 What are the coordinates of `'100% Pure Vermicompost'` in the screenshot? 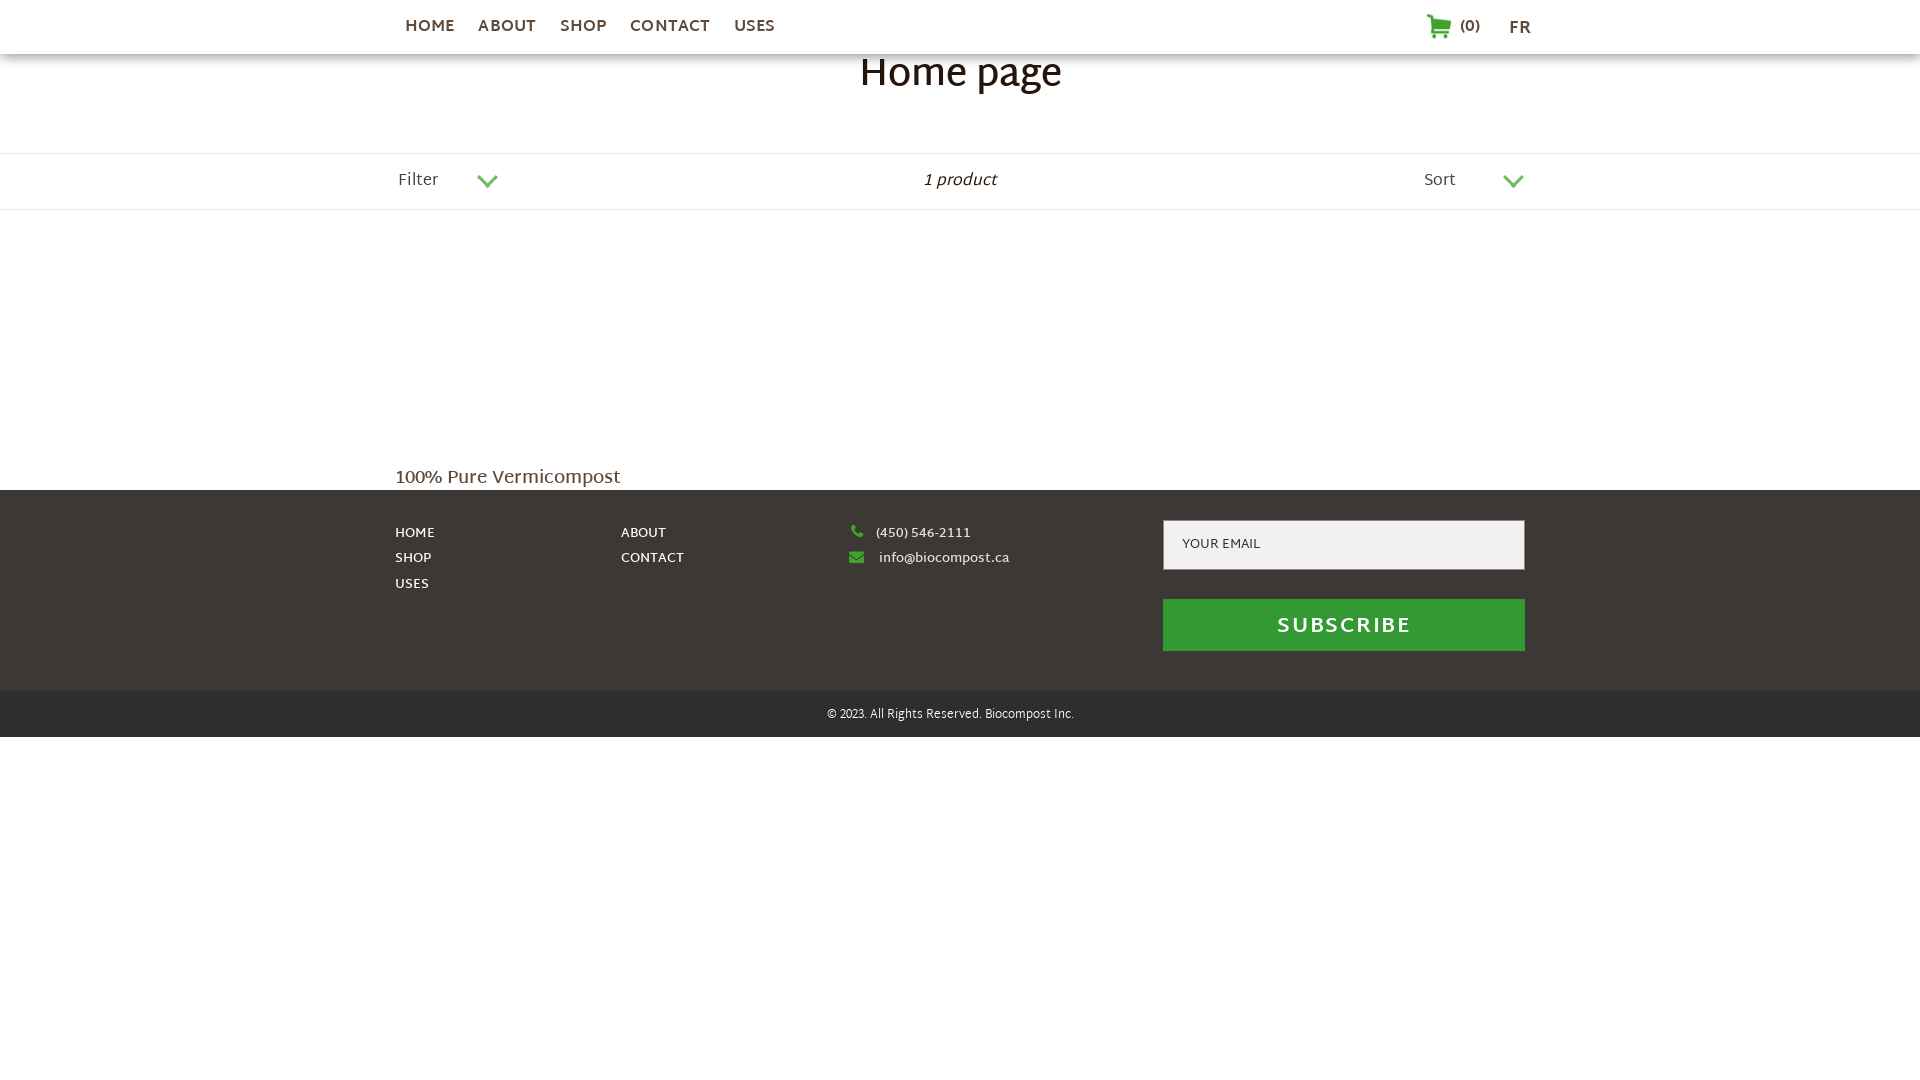 It's located at (394, 377).